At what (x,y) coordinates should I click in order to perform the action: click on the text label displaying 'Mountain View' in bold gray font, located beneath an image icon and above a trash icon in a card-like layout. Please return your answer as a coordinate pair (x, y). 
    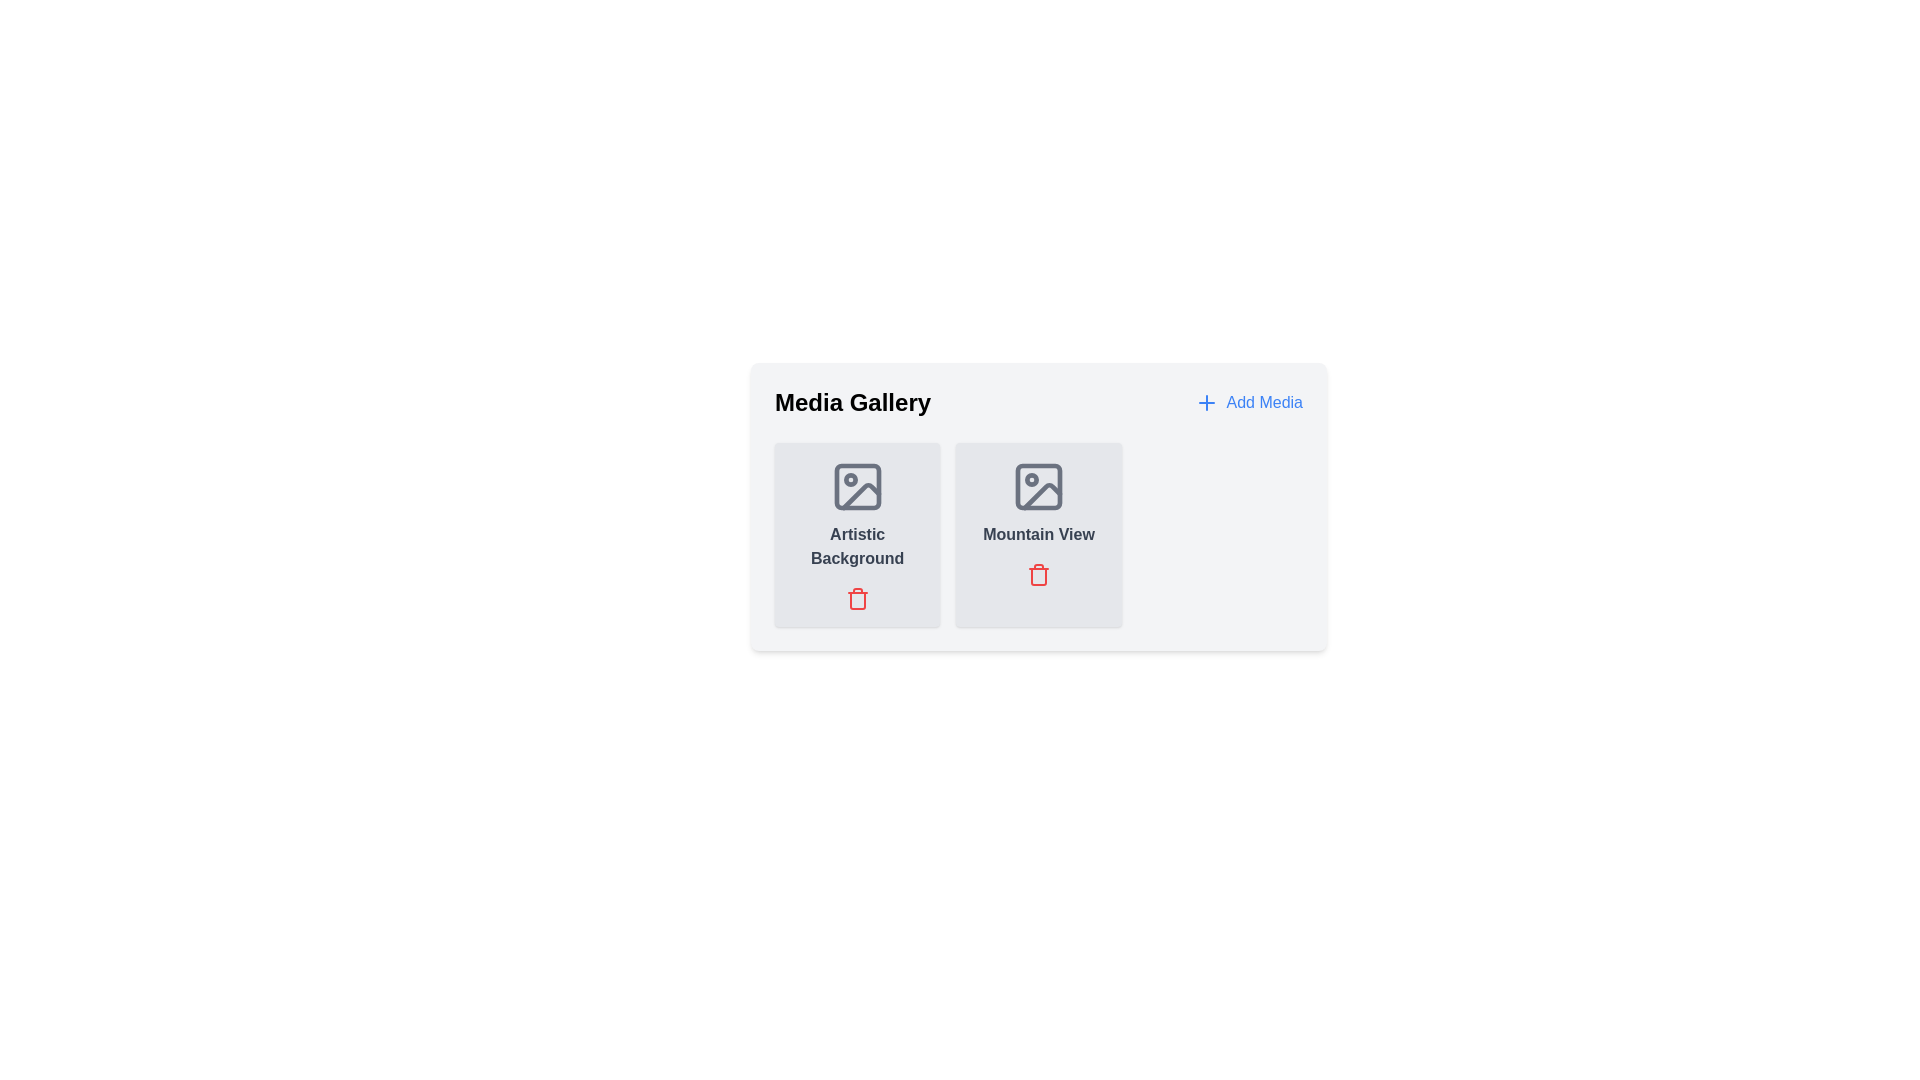
    Looking at the image, I should click on (1038, 534).